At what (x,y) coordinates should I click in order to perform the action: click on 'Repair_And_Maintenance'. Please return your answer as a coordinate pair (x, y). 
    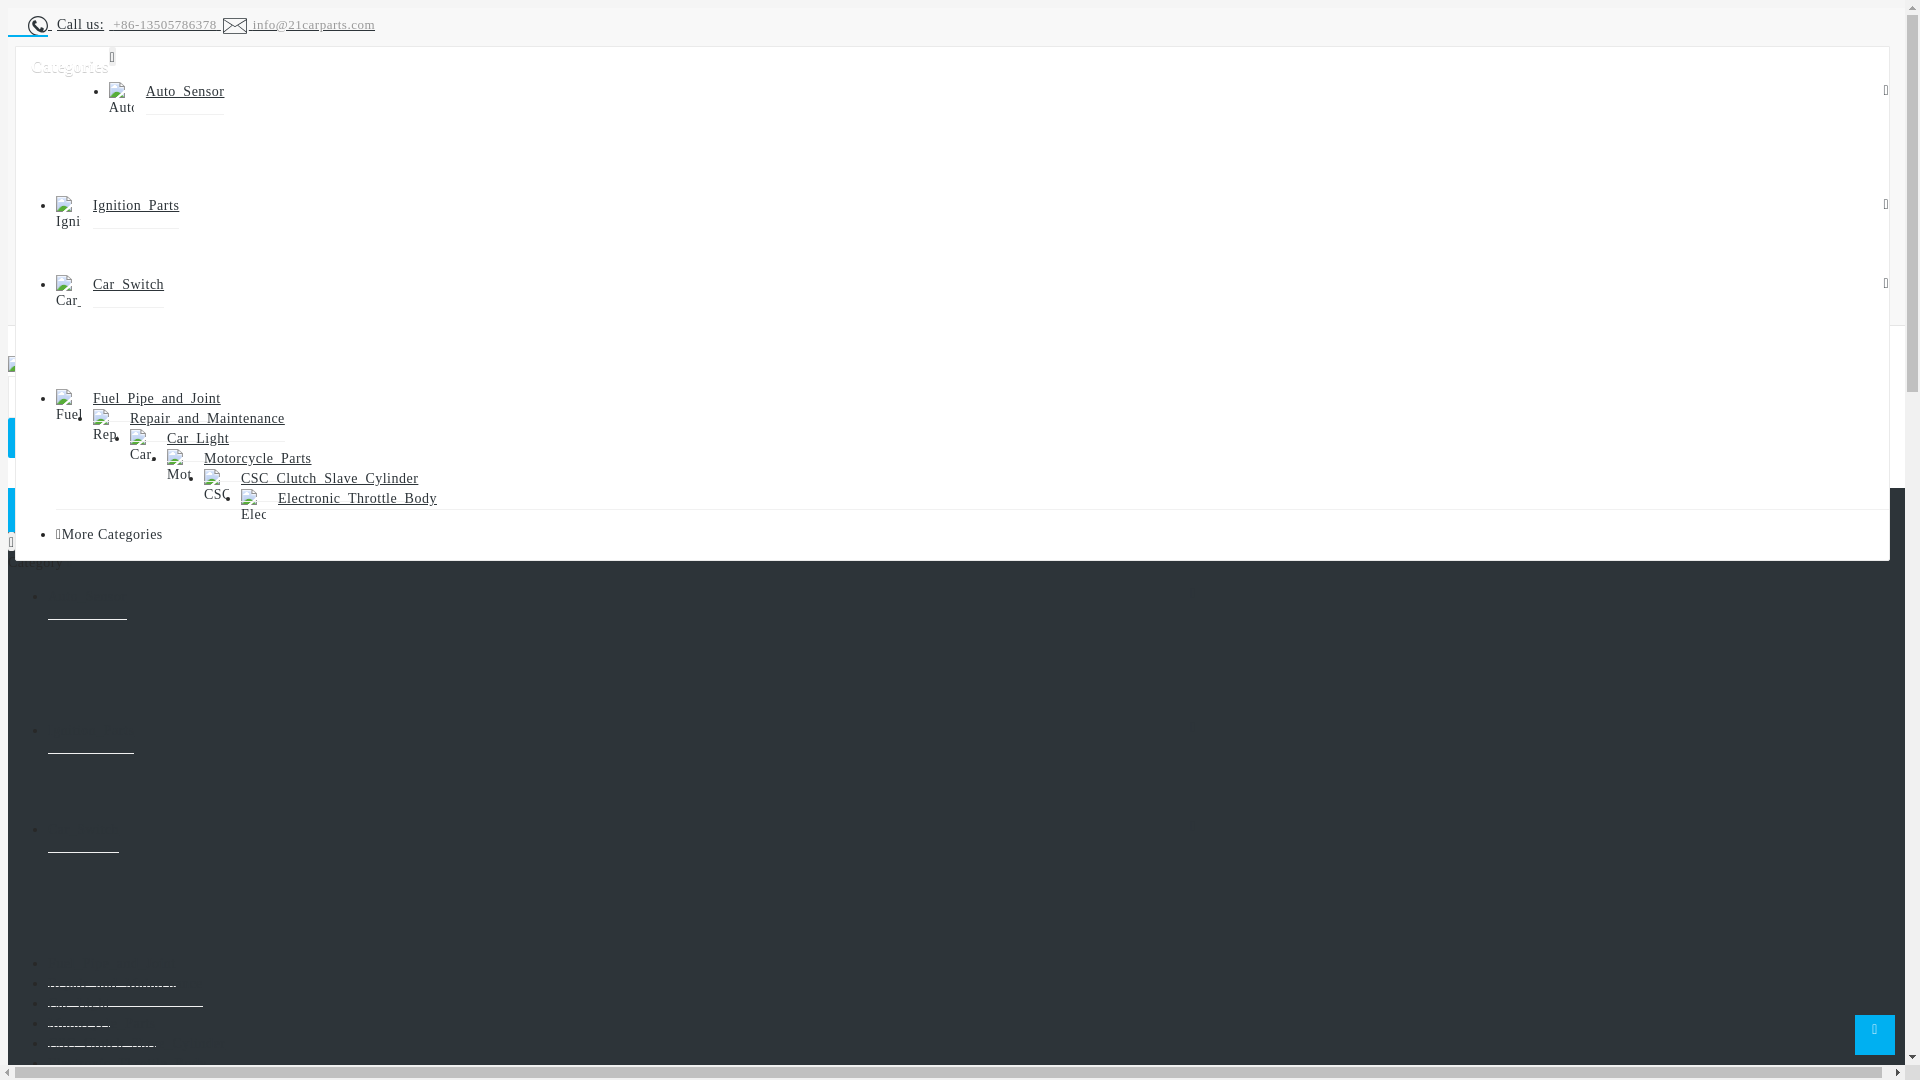
    Looking at the image, I should click on (124, 982).